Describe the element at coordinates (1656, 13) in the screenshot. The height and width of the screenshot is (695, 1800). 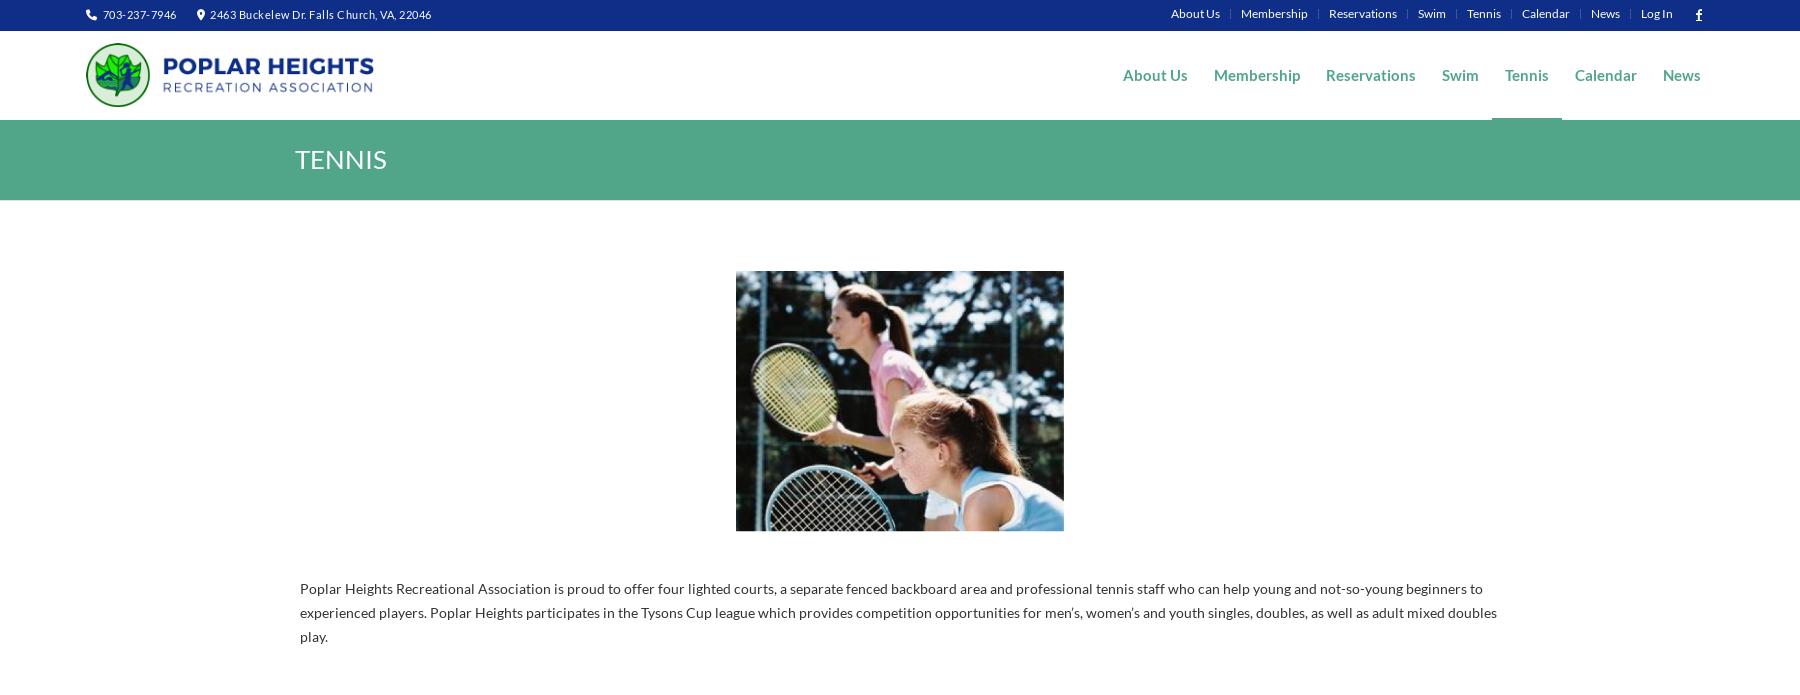
I see `'Log In'` at that location.